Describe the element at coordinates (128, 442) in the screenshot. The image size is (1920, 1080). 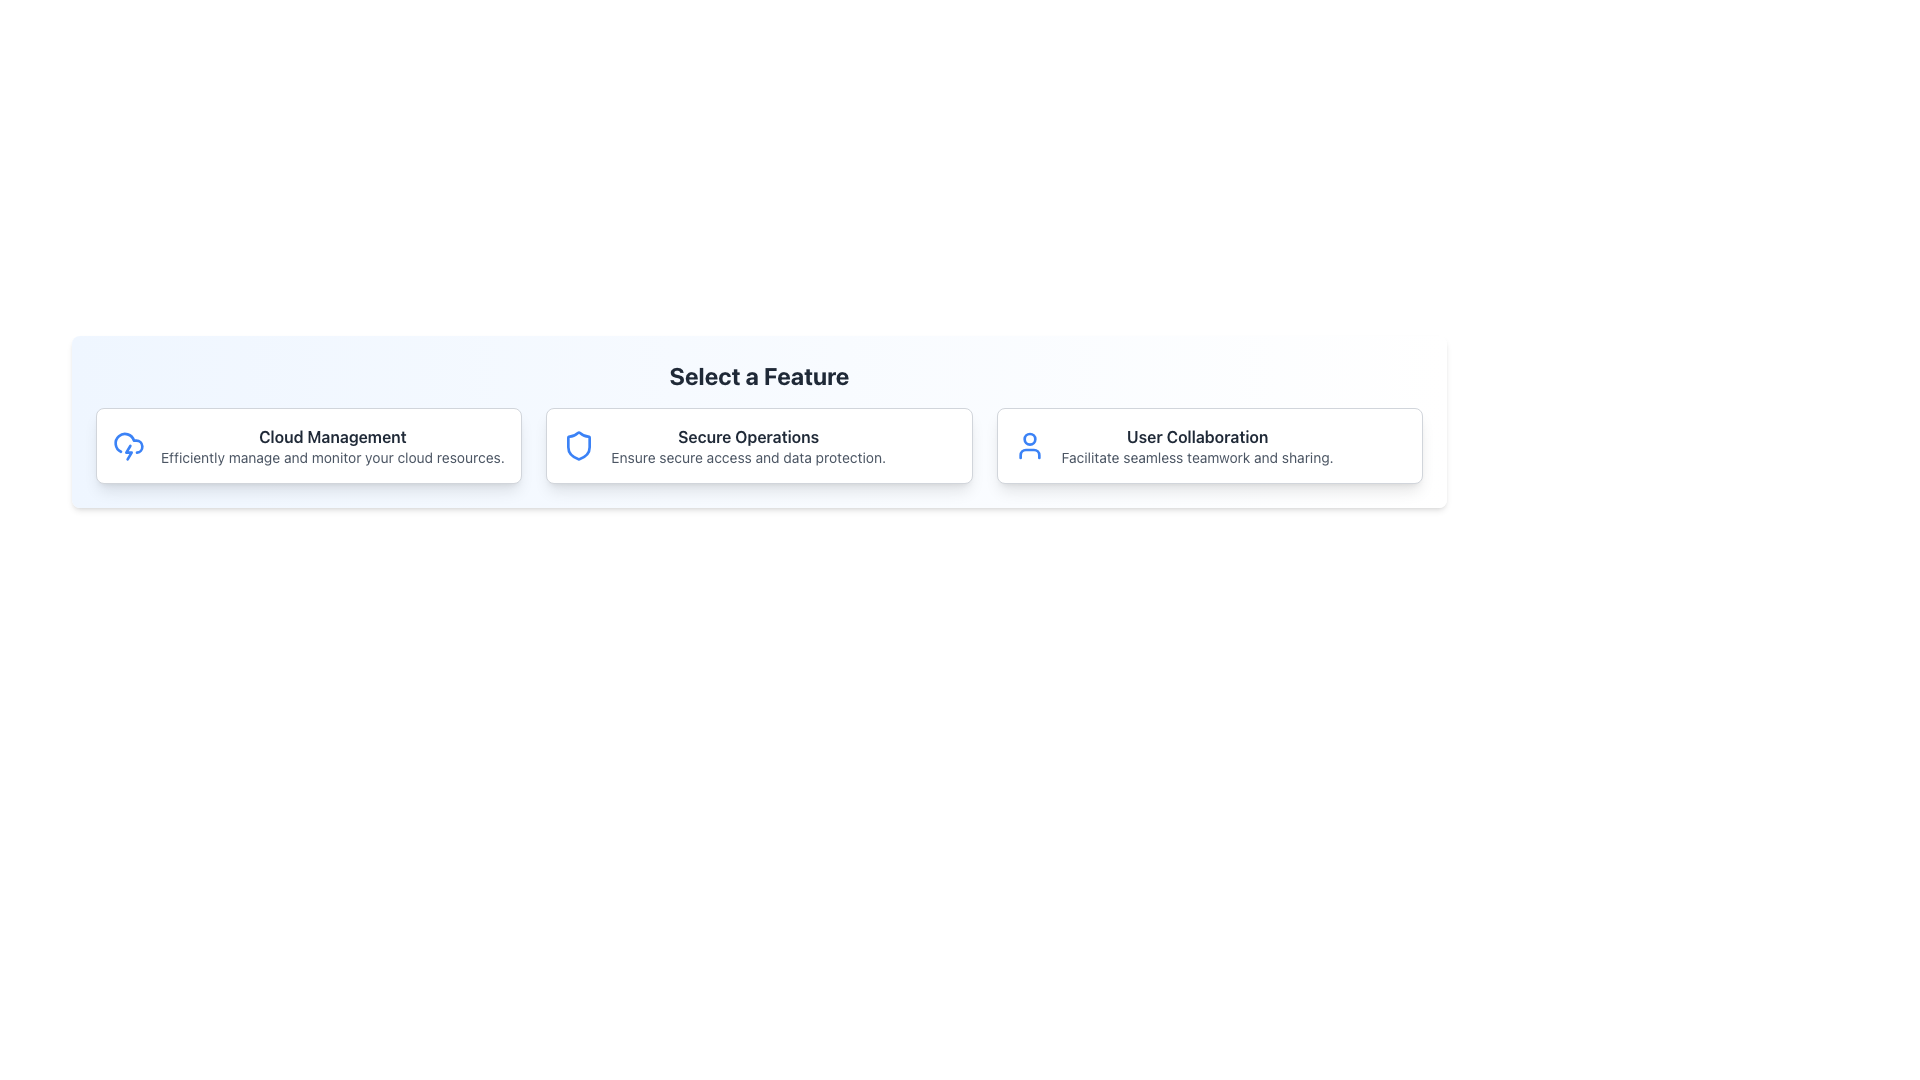
I see `the uppermost cloud-related management icon located in the 'Cloud Management' panel, which is part of a three-panel layout` at that location.